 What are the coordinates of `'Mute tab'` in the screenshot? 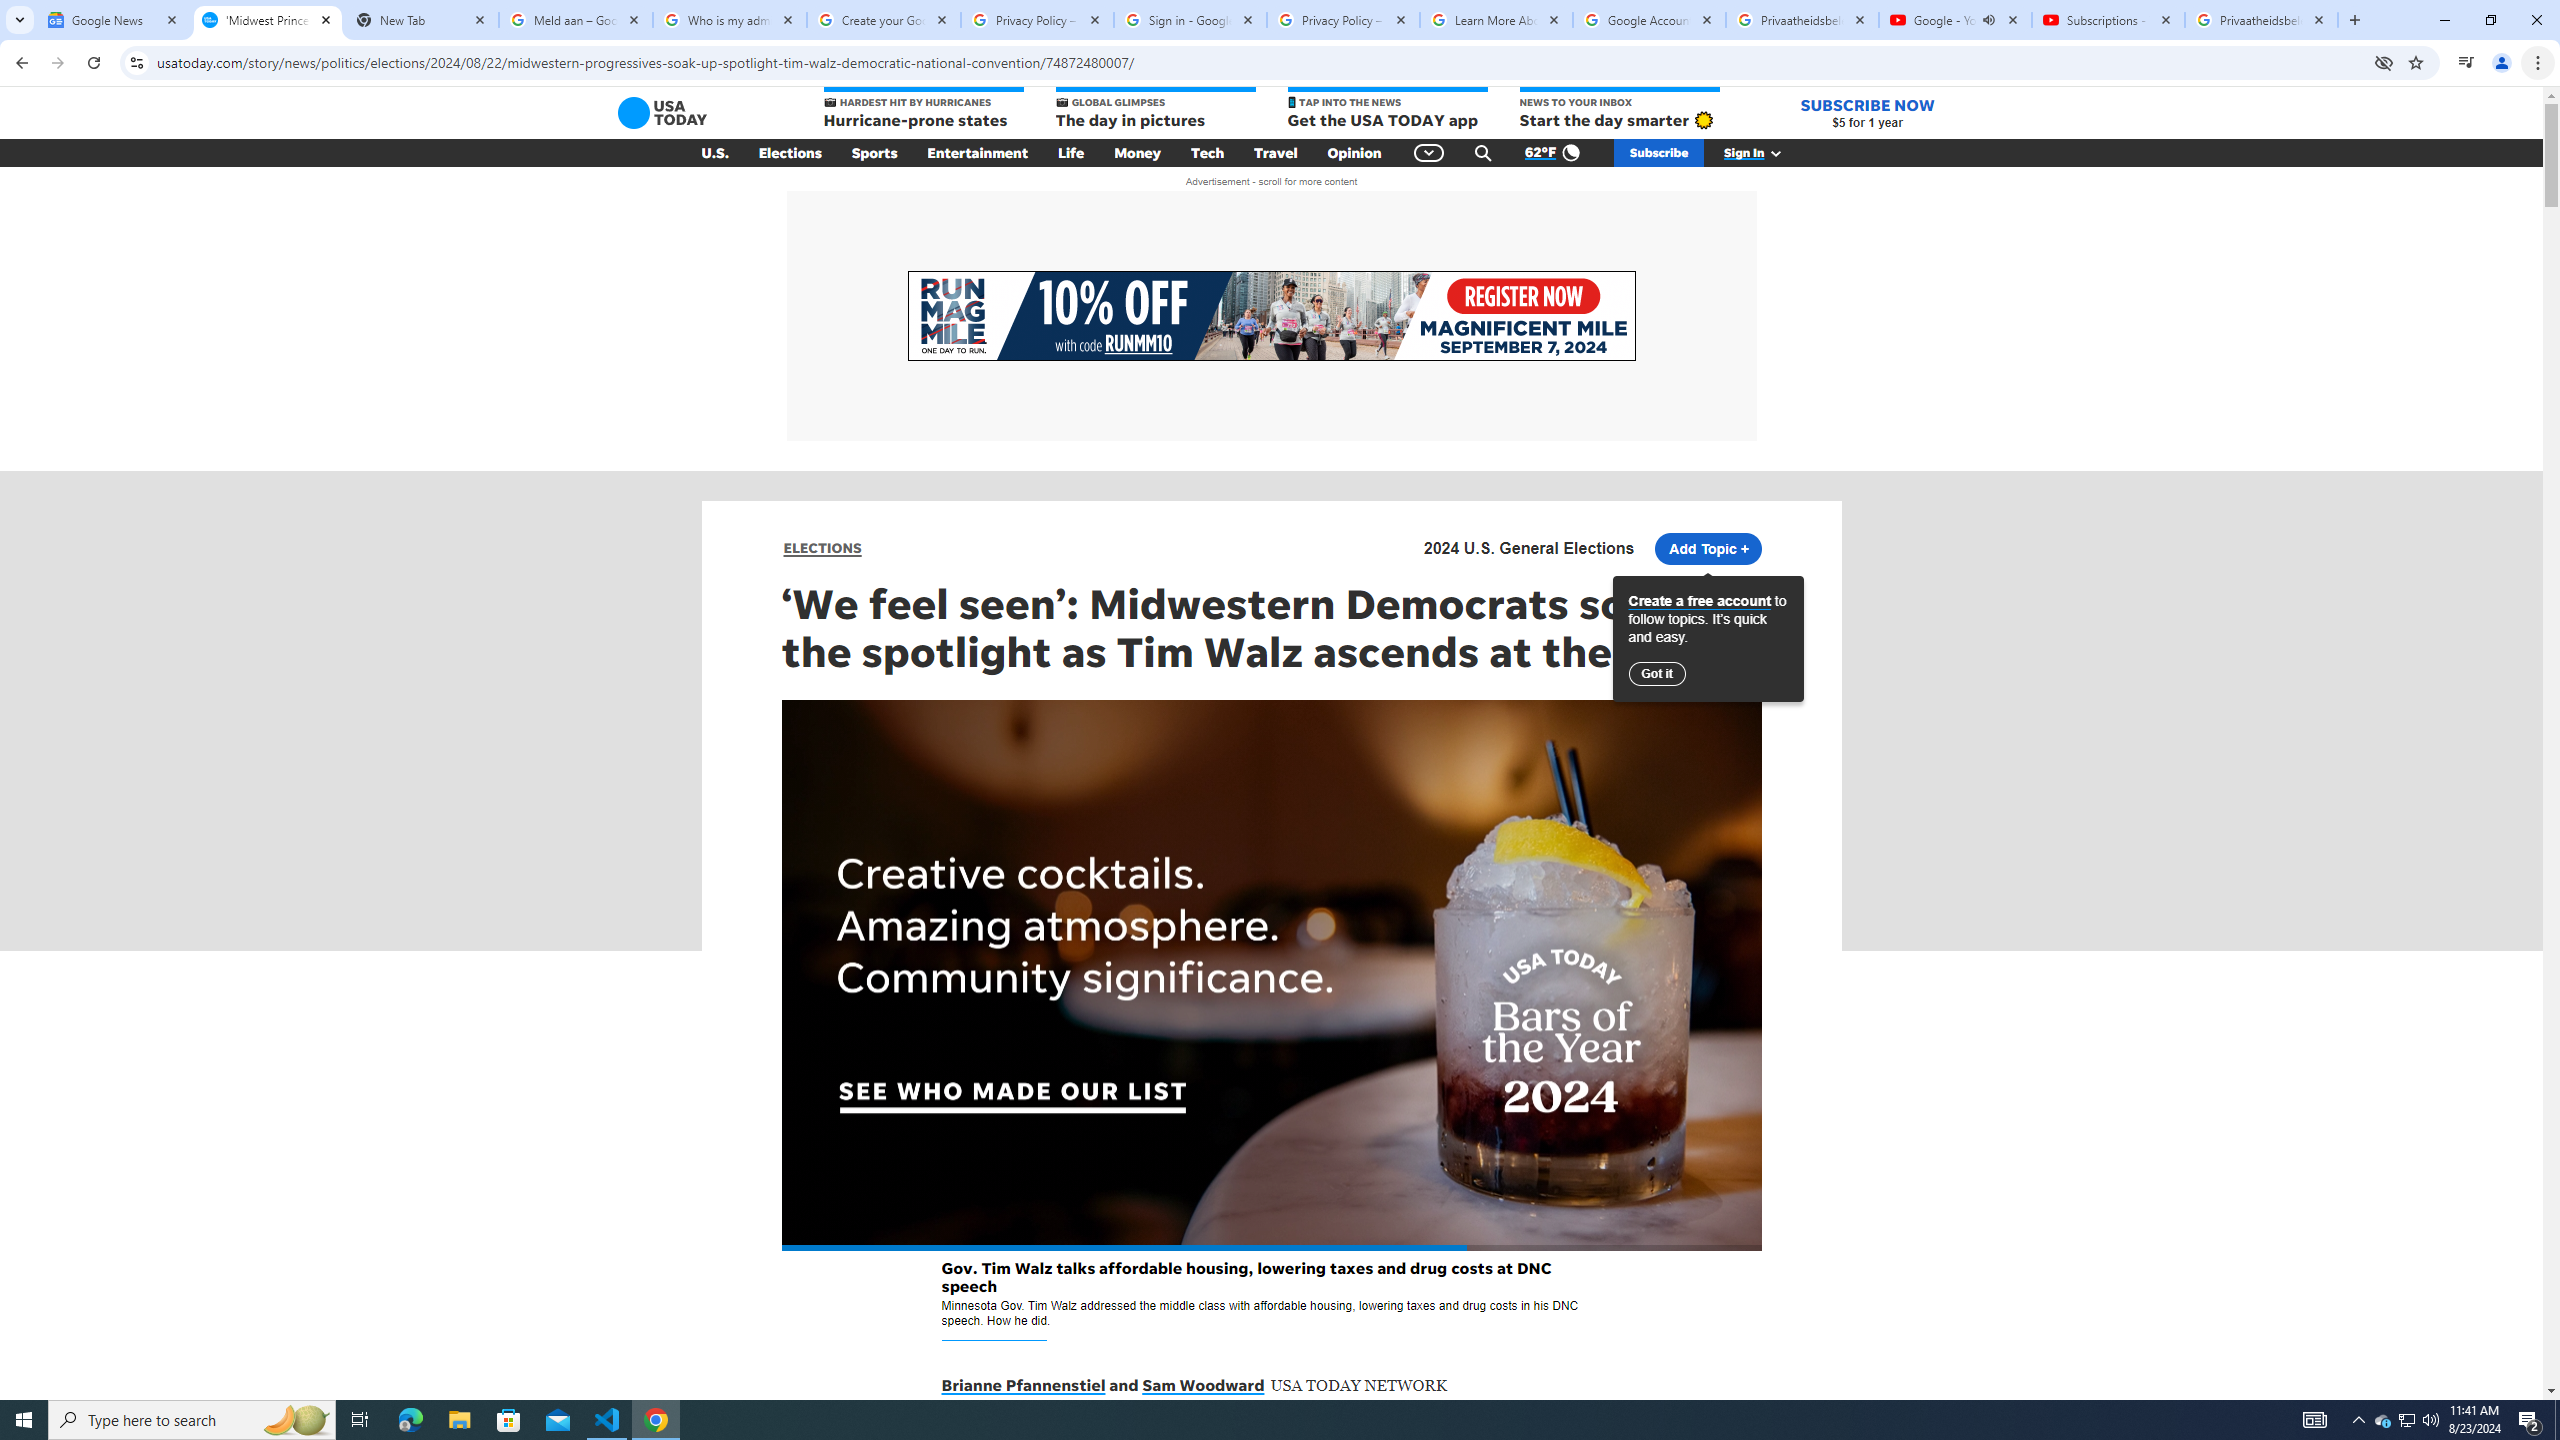 It's located at (1989, 19).